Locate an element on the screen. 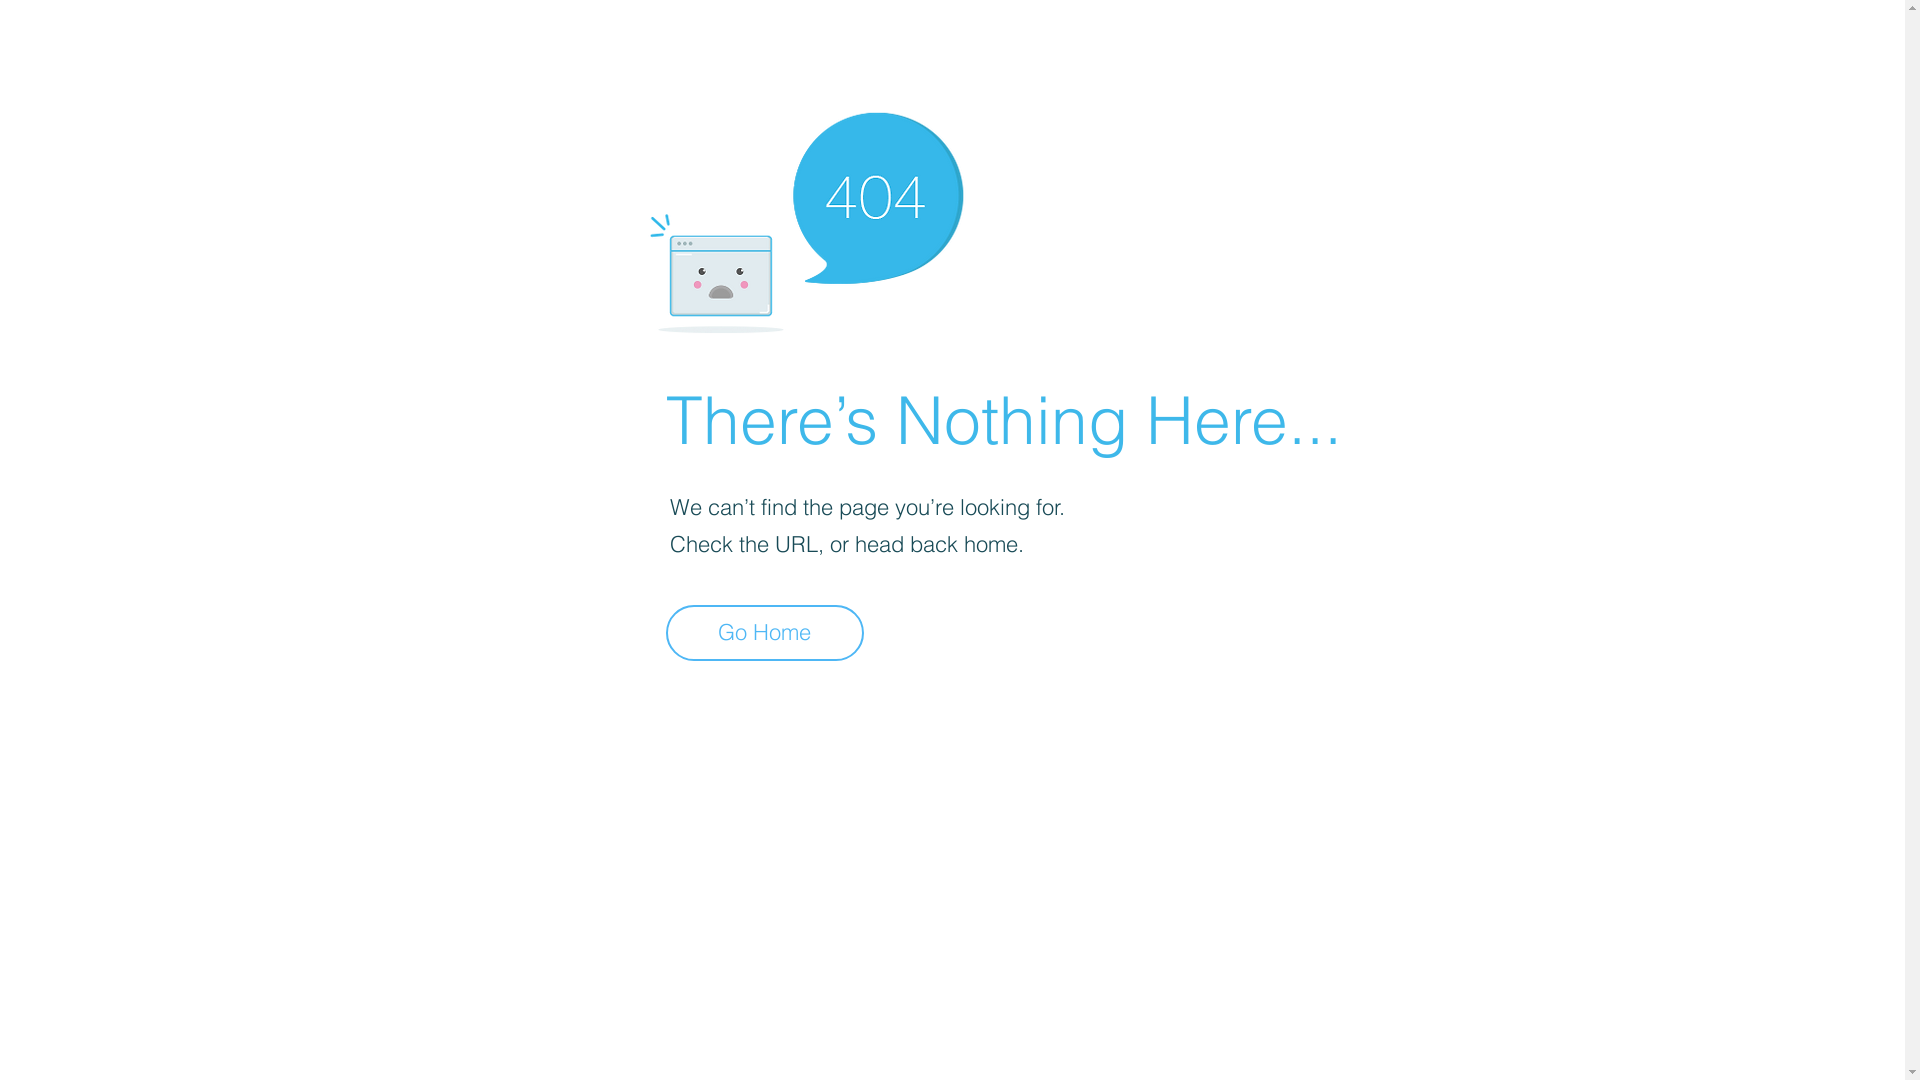  'Go Home' is located at coordinates (763, 632).